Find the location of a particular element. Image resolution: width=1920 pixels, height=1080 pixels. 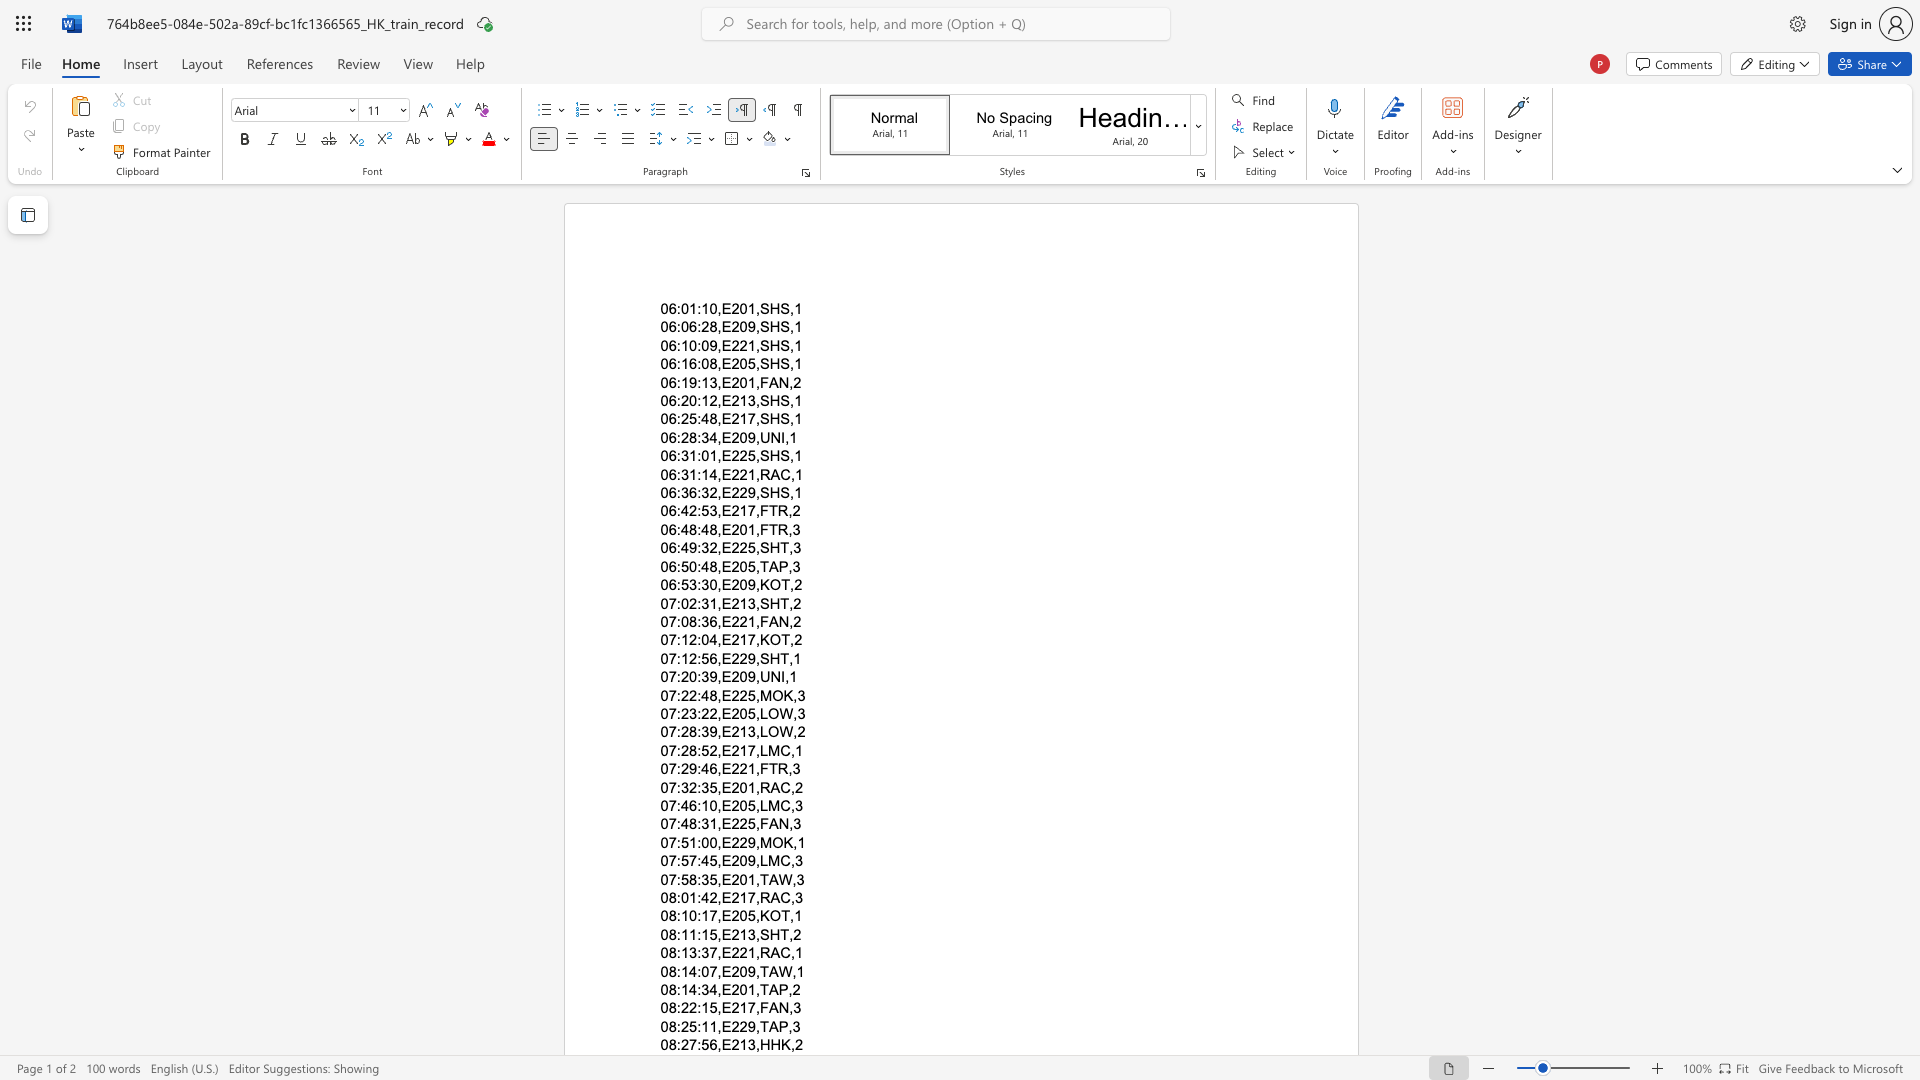

the subset text "213,SHT" within the text "08:11:15,E213,SHT,2" is located at coordinates (730, 934).